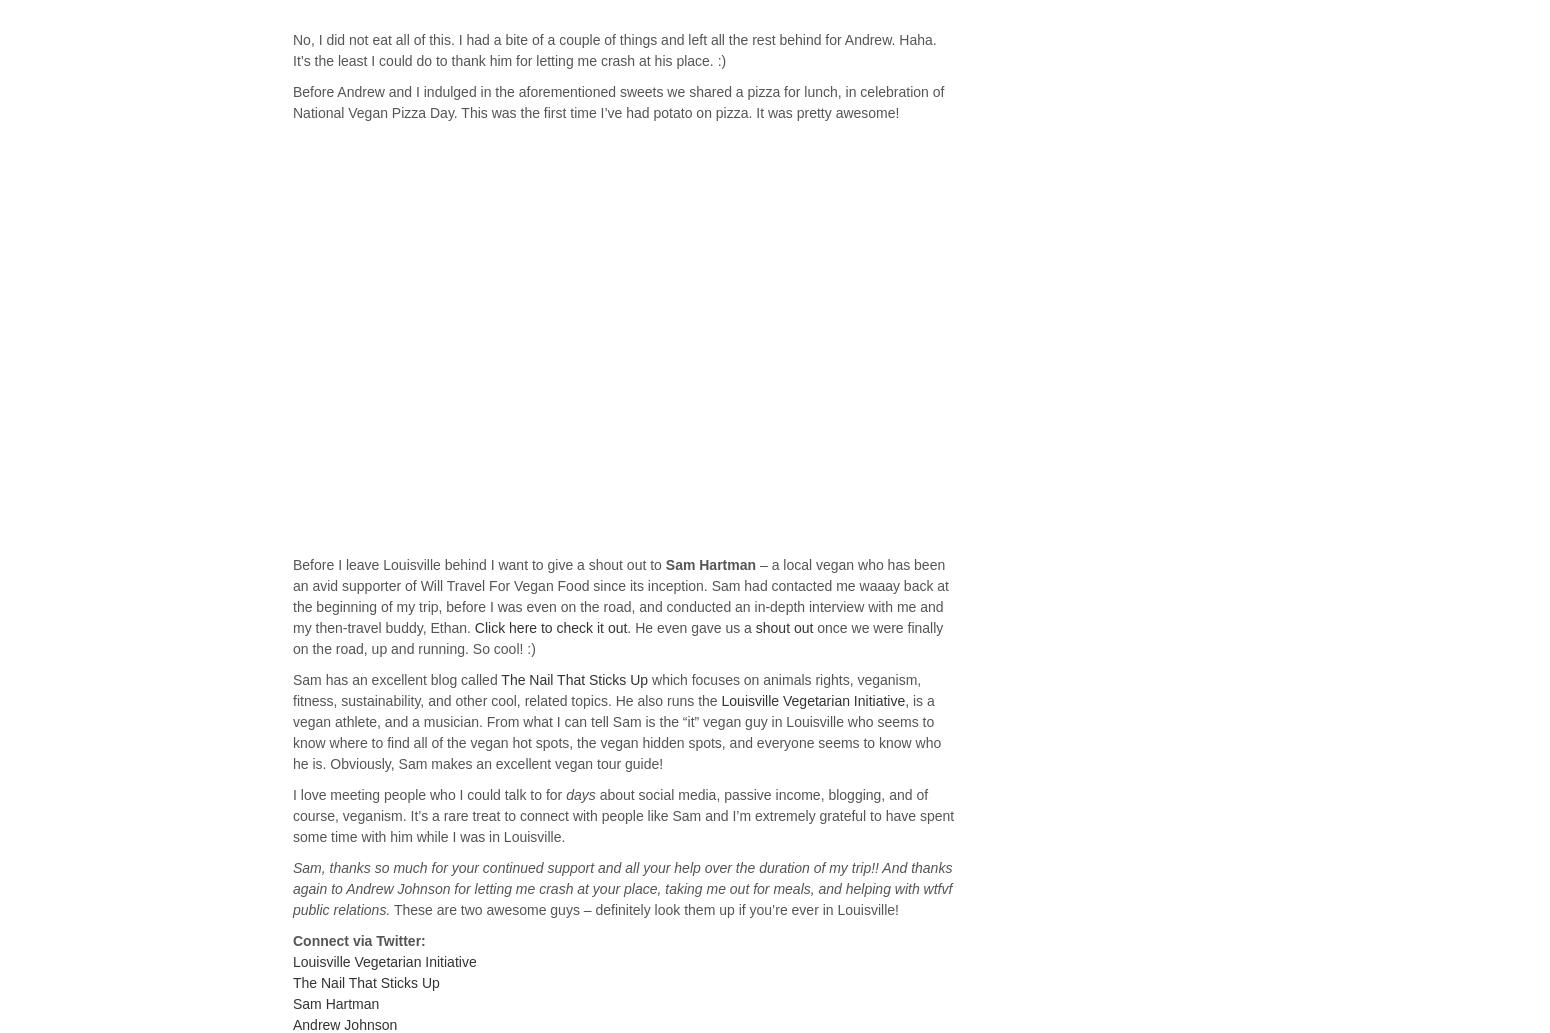 This screenshot has height=1033, width=1550. I want to click on 'Click here to check it out', so click(472, 626).